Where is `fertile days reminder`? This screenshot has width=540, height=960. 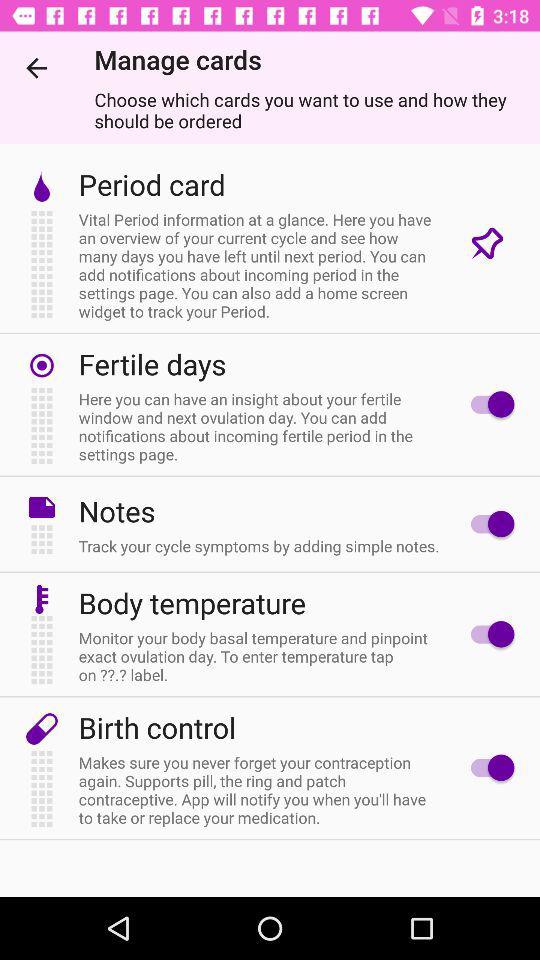 fertile days reminder is located at coordinates (486, 403).